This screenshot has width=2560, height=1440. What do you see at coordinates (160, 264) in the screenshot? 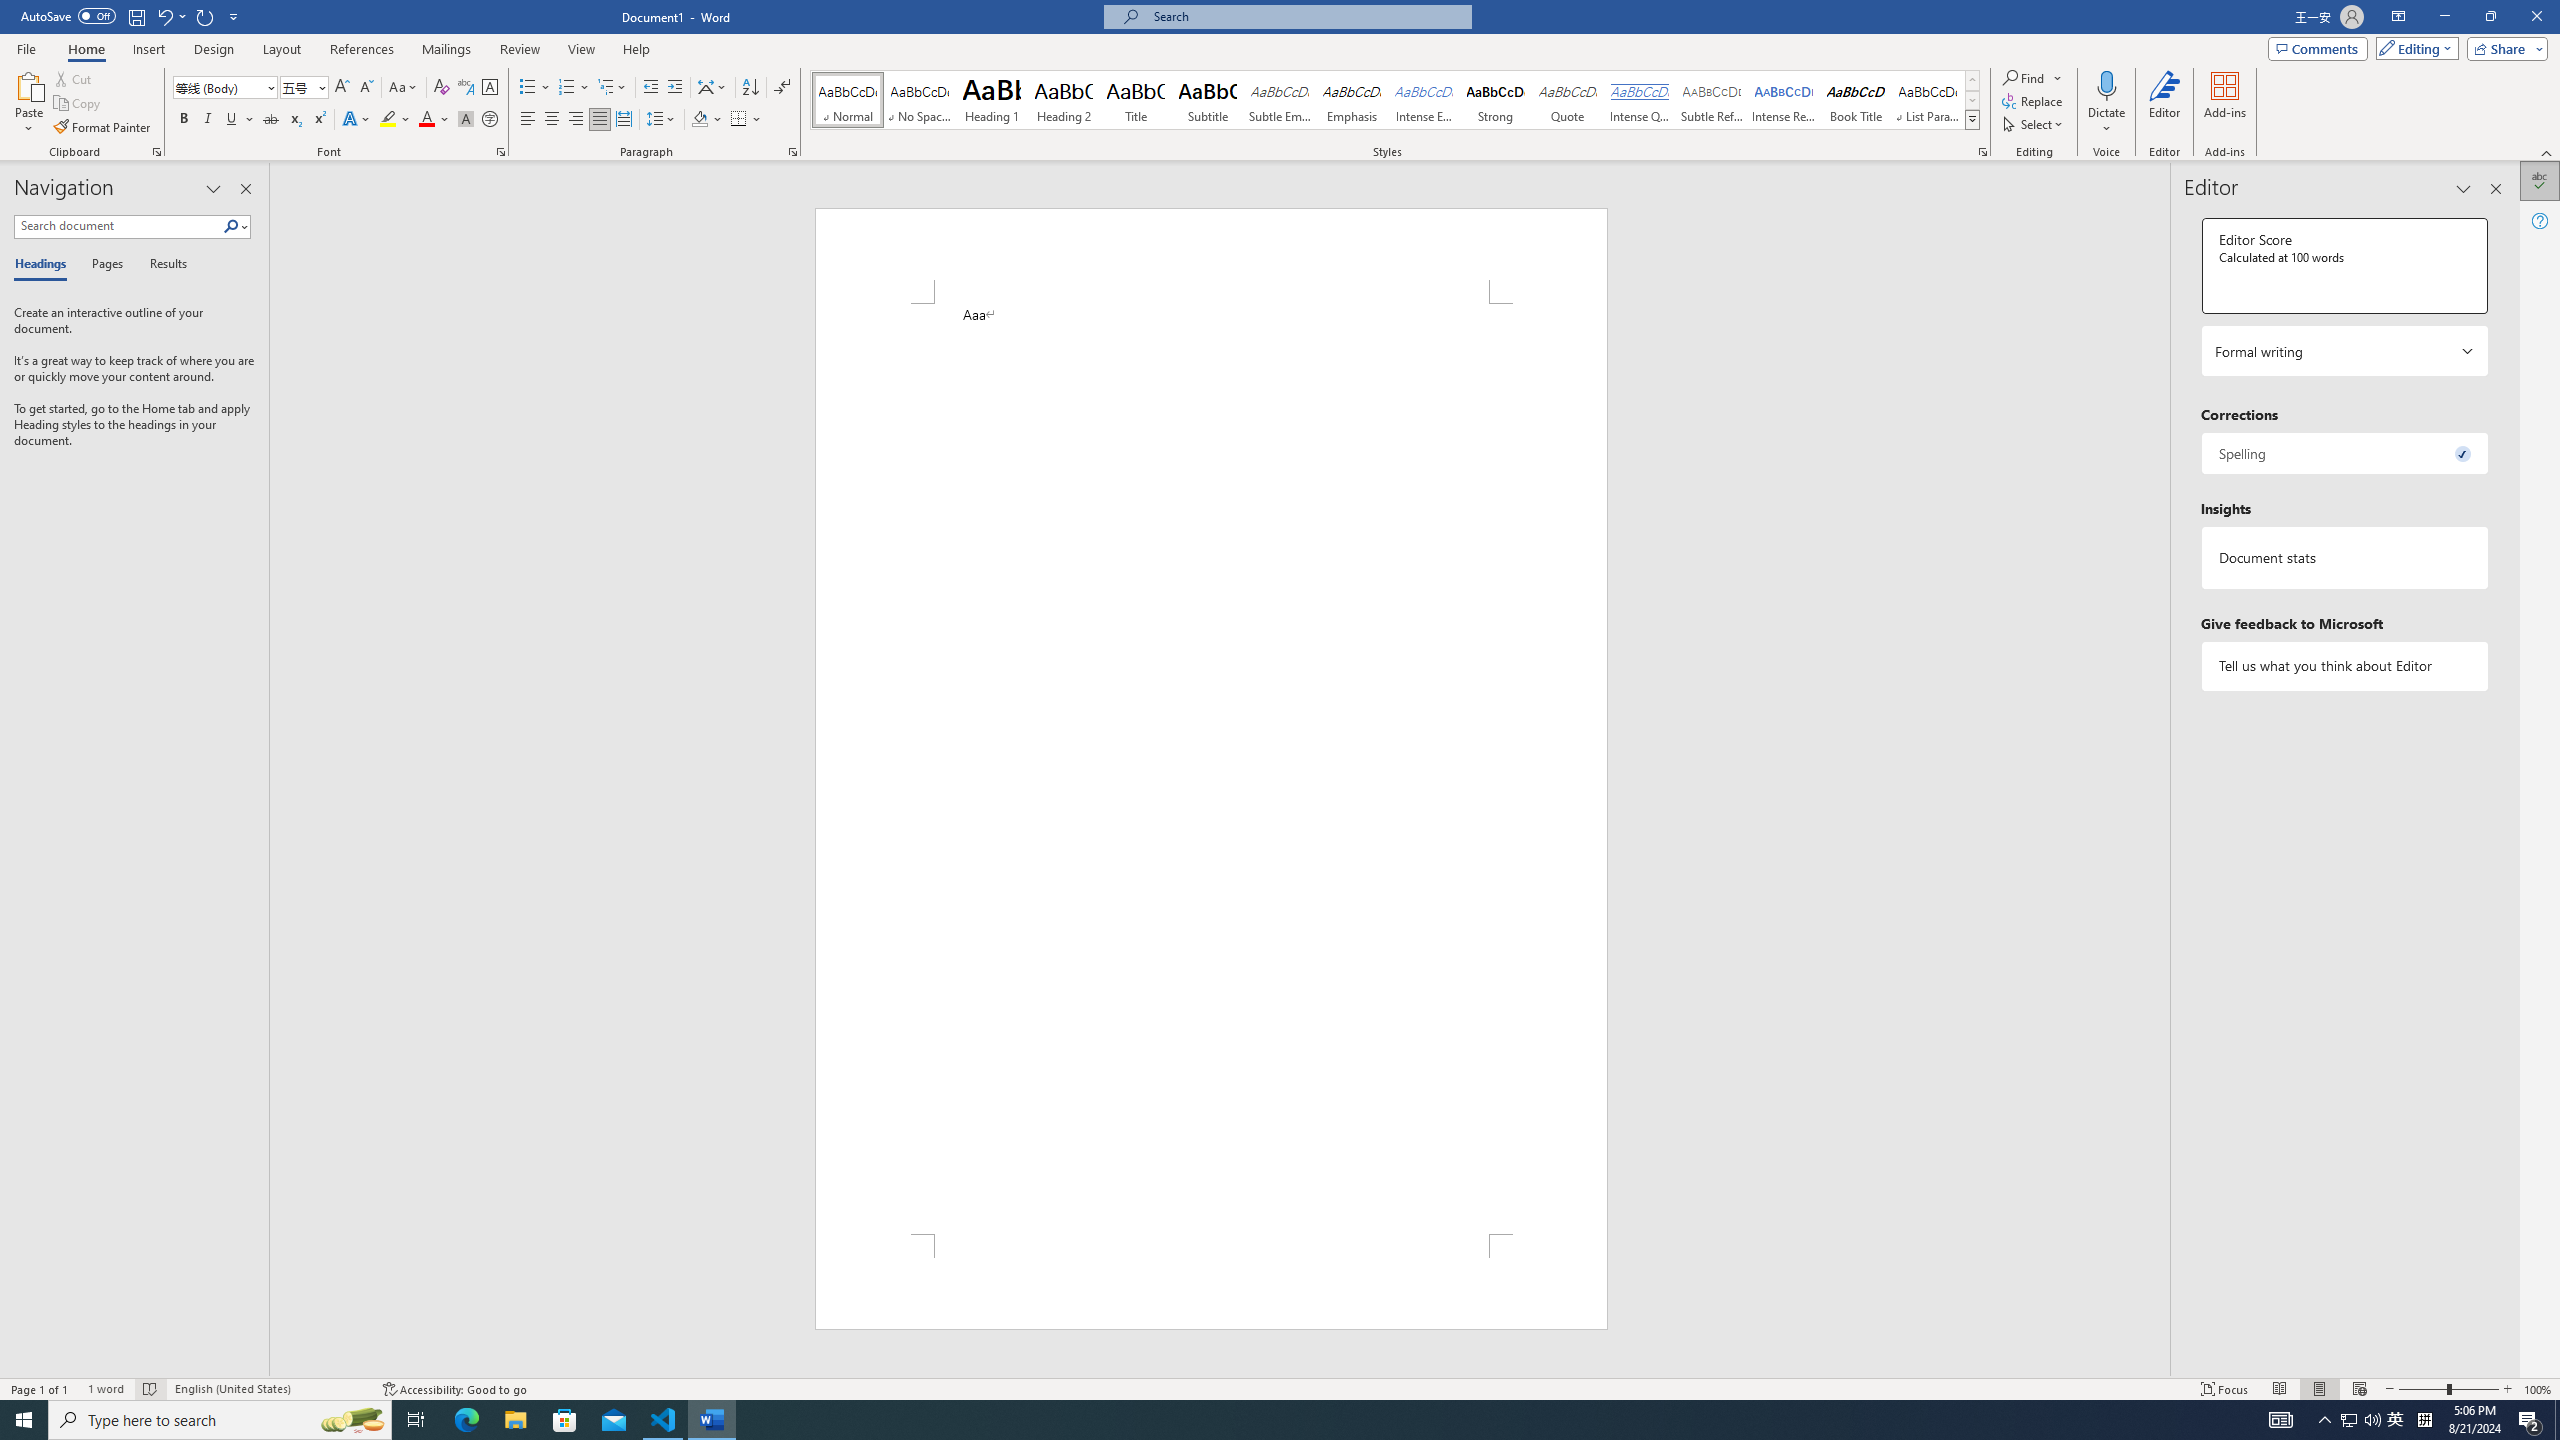
I see `'Results'` at bounding box center [160, 264].